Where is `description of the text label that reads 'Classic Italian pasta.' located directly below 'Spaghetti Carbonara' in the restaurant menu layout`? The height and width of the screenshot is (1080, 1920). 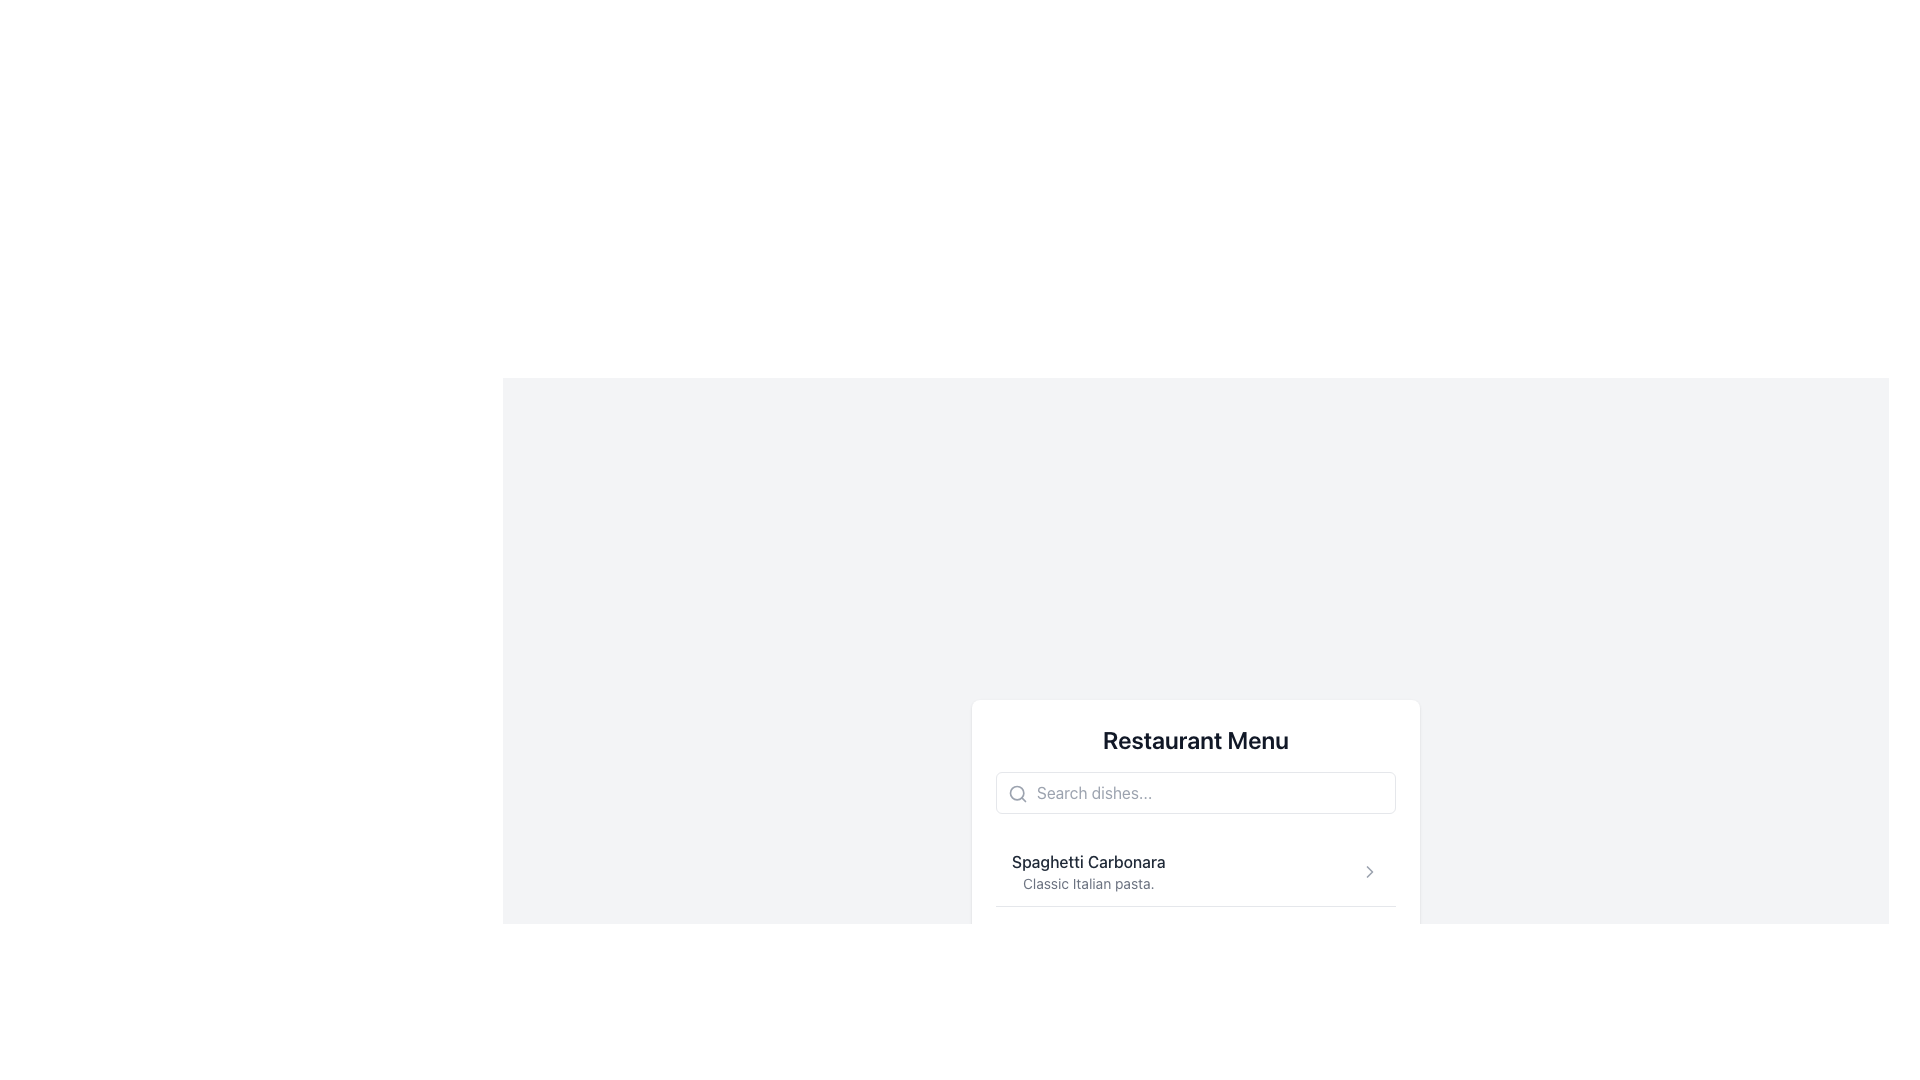 description of the text label that reads 'Classic Italian pasta.' located directly below 'Spaghetti Carbonara' in the restaurant menu layout is located at coordinates (1087, 882).